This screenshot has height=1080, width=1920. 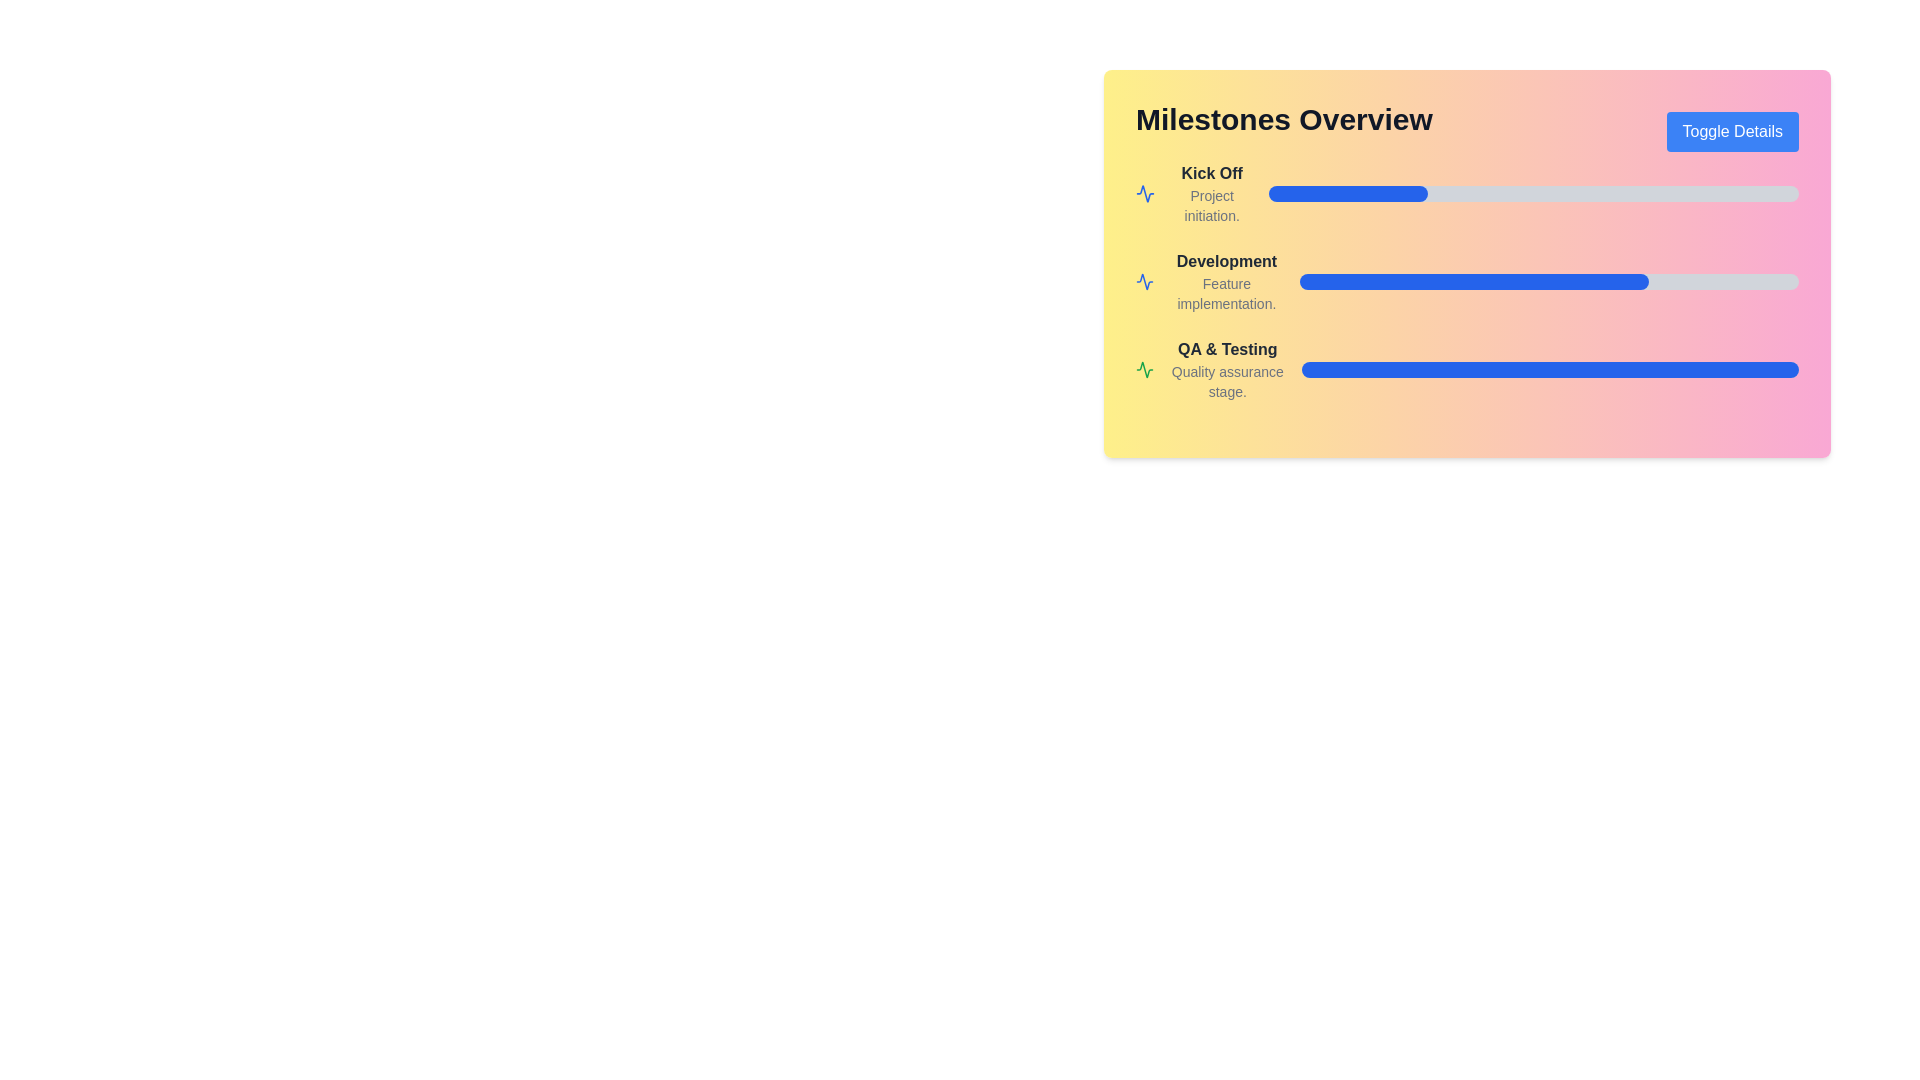 What do you see at coordinates (1211, 193) in the screenshot?
I see `the Text block that describes the 'Kick Off' phase of the project, which is the first item in the Milestones Overview section` at bounding box center [1211, 193].